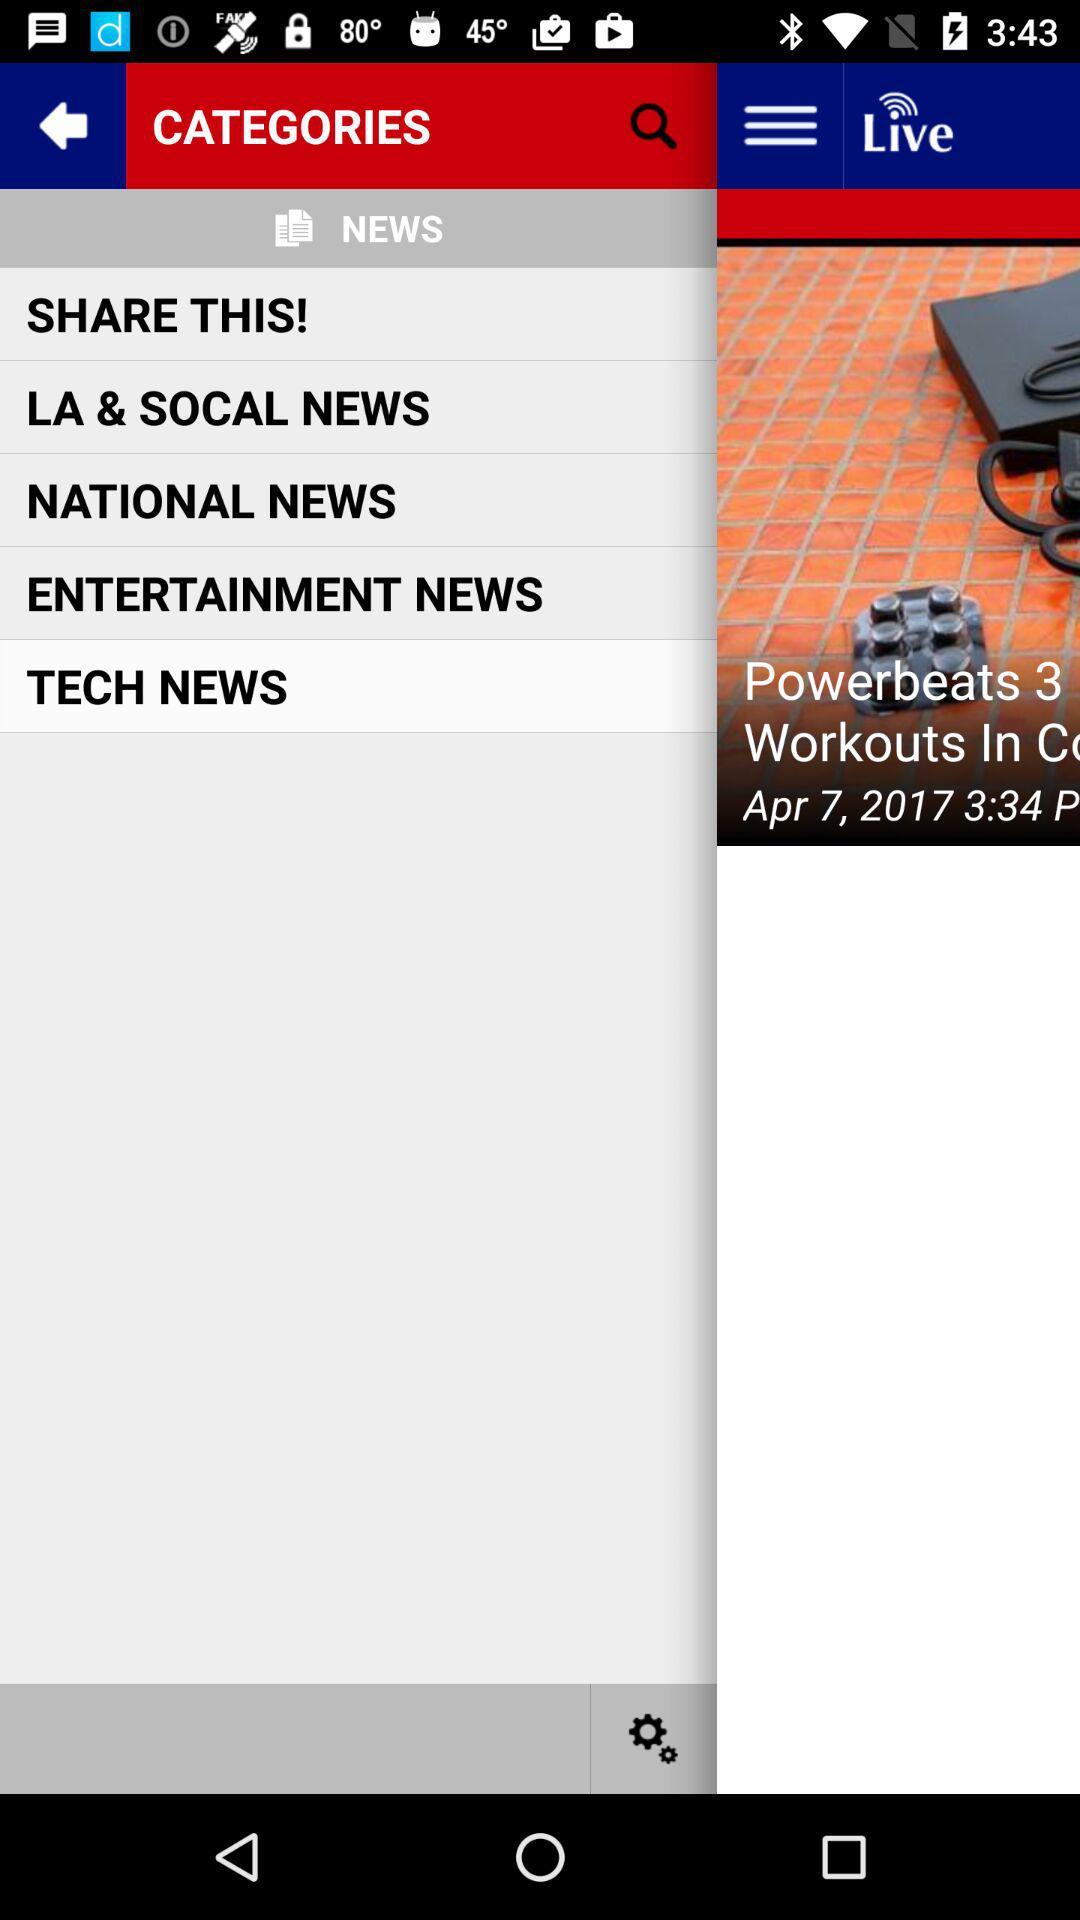  I want to click on settings of app, so click(654, 1737).